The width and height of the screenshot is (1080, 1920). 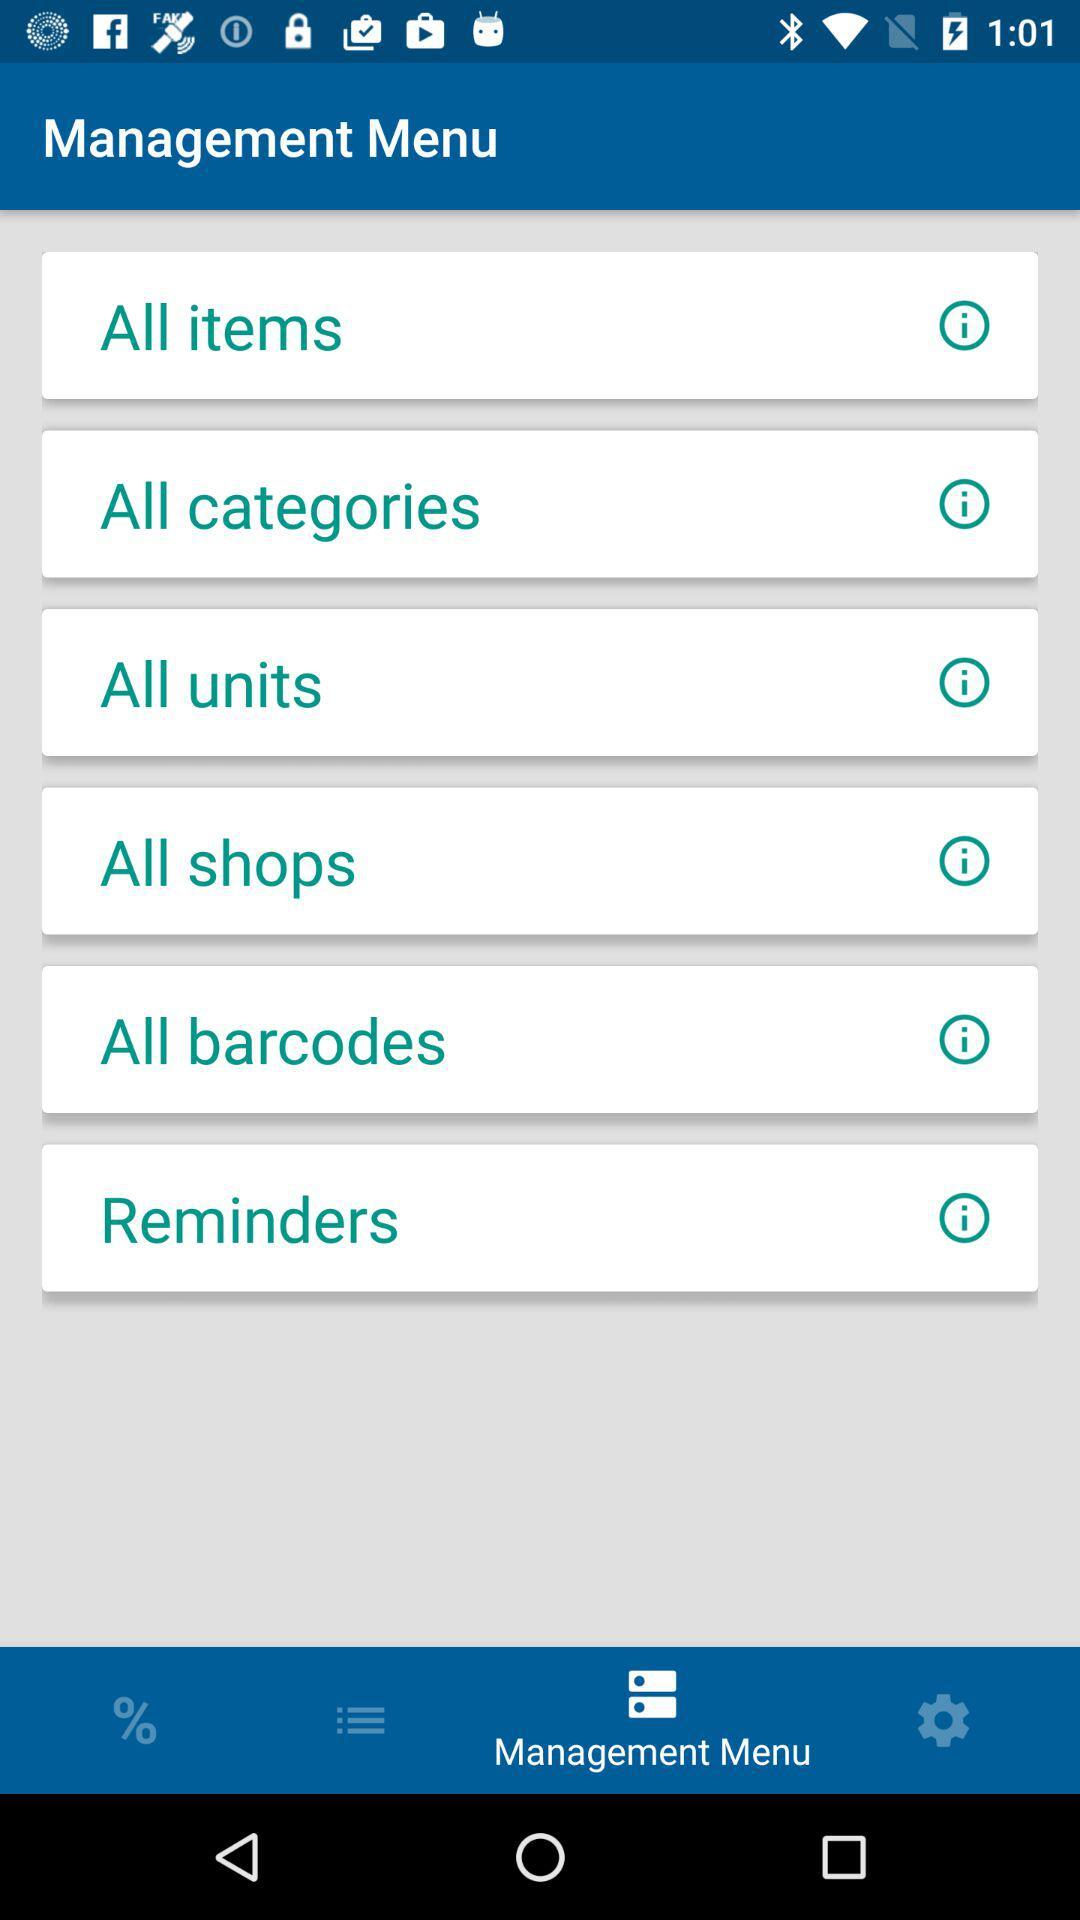 What do you see at coordinates (963, 325) in the screenshot?
I see `more information` at bounding box center [963, 325].